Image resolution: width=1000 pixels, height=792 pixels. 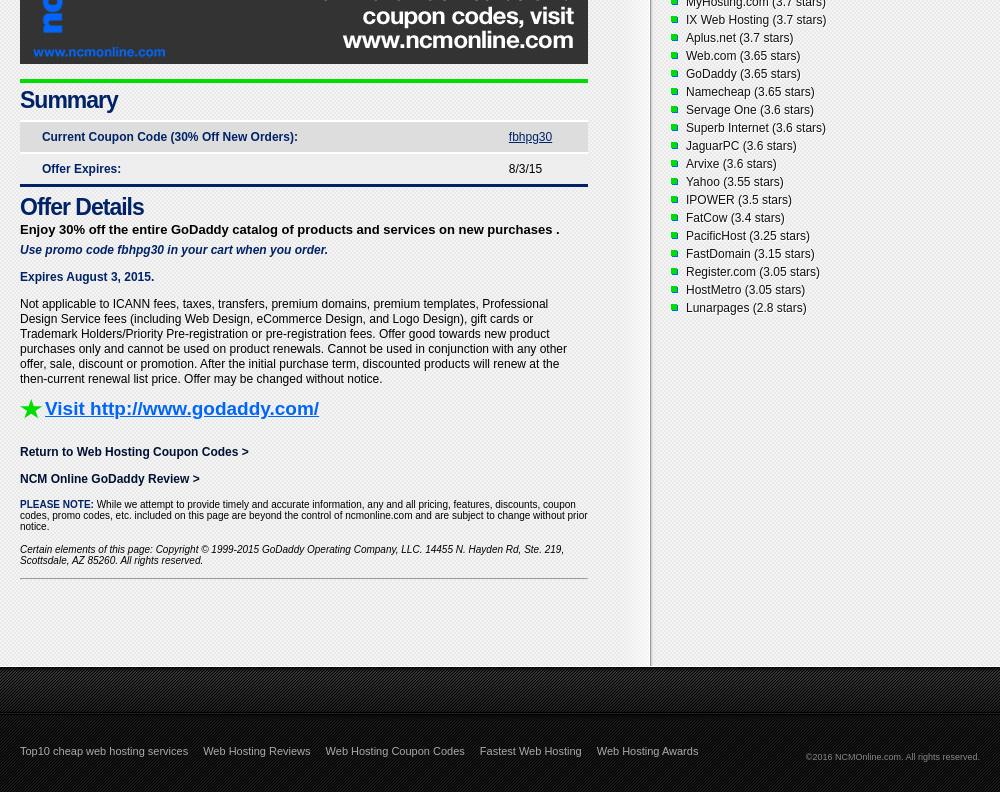 I want to click on 'Return to Web Hosting Coupon Codes >', so click(x=134, y=451).